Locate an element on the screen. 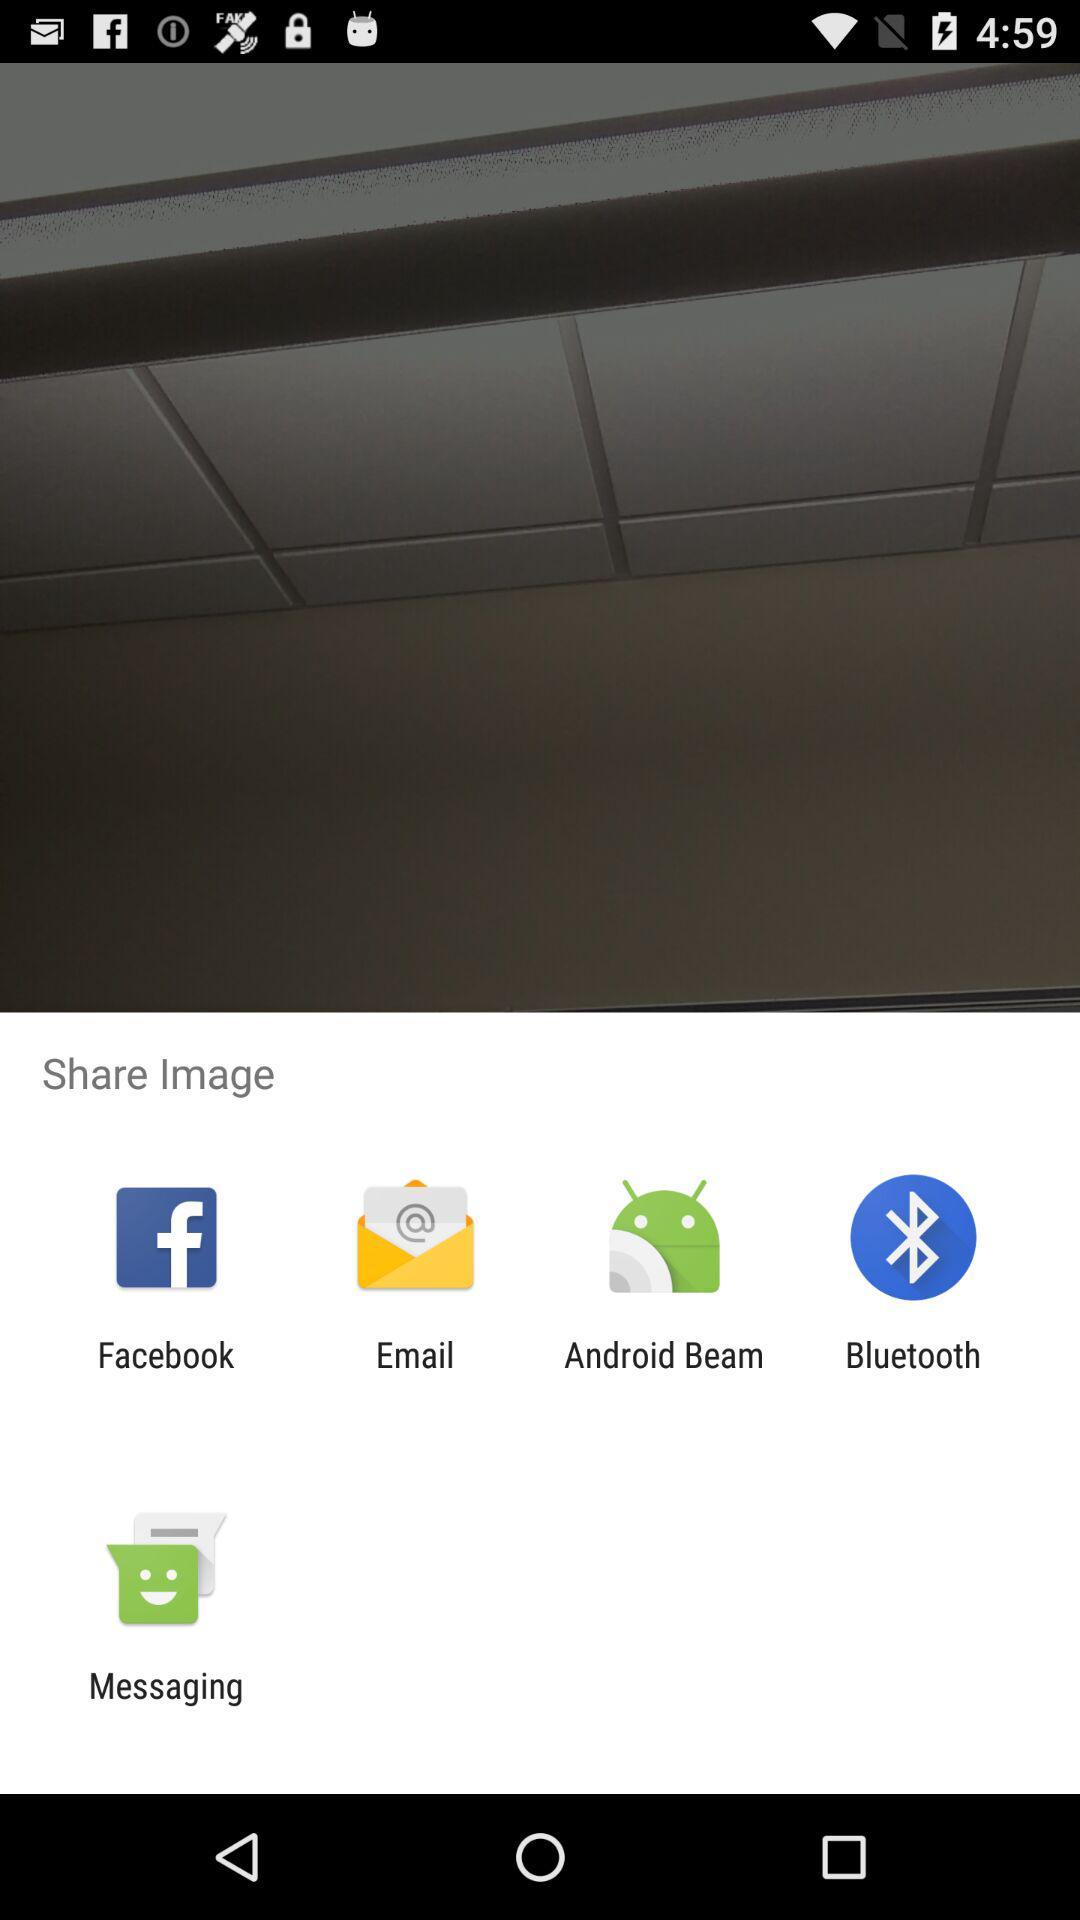  icon to the right of the facebook is located at coordinates (414, 1374).